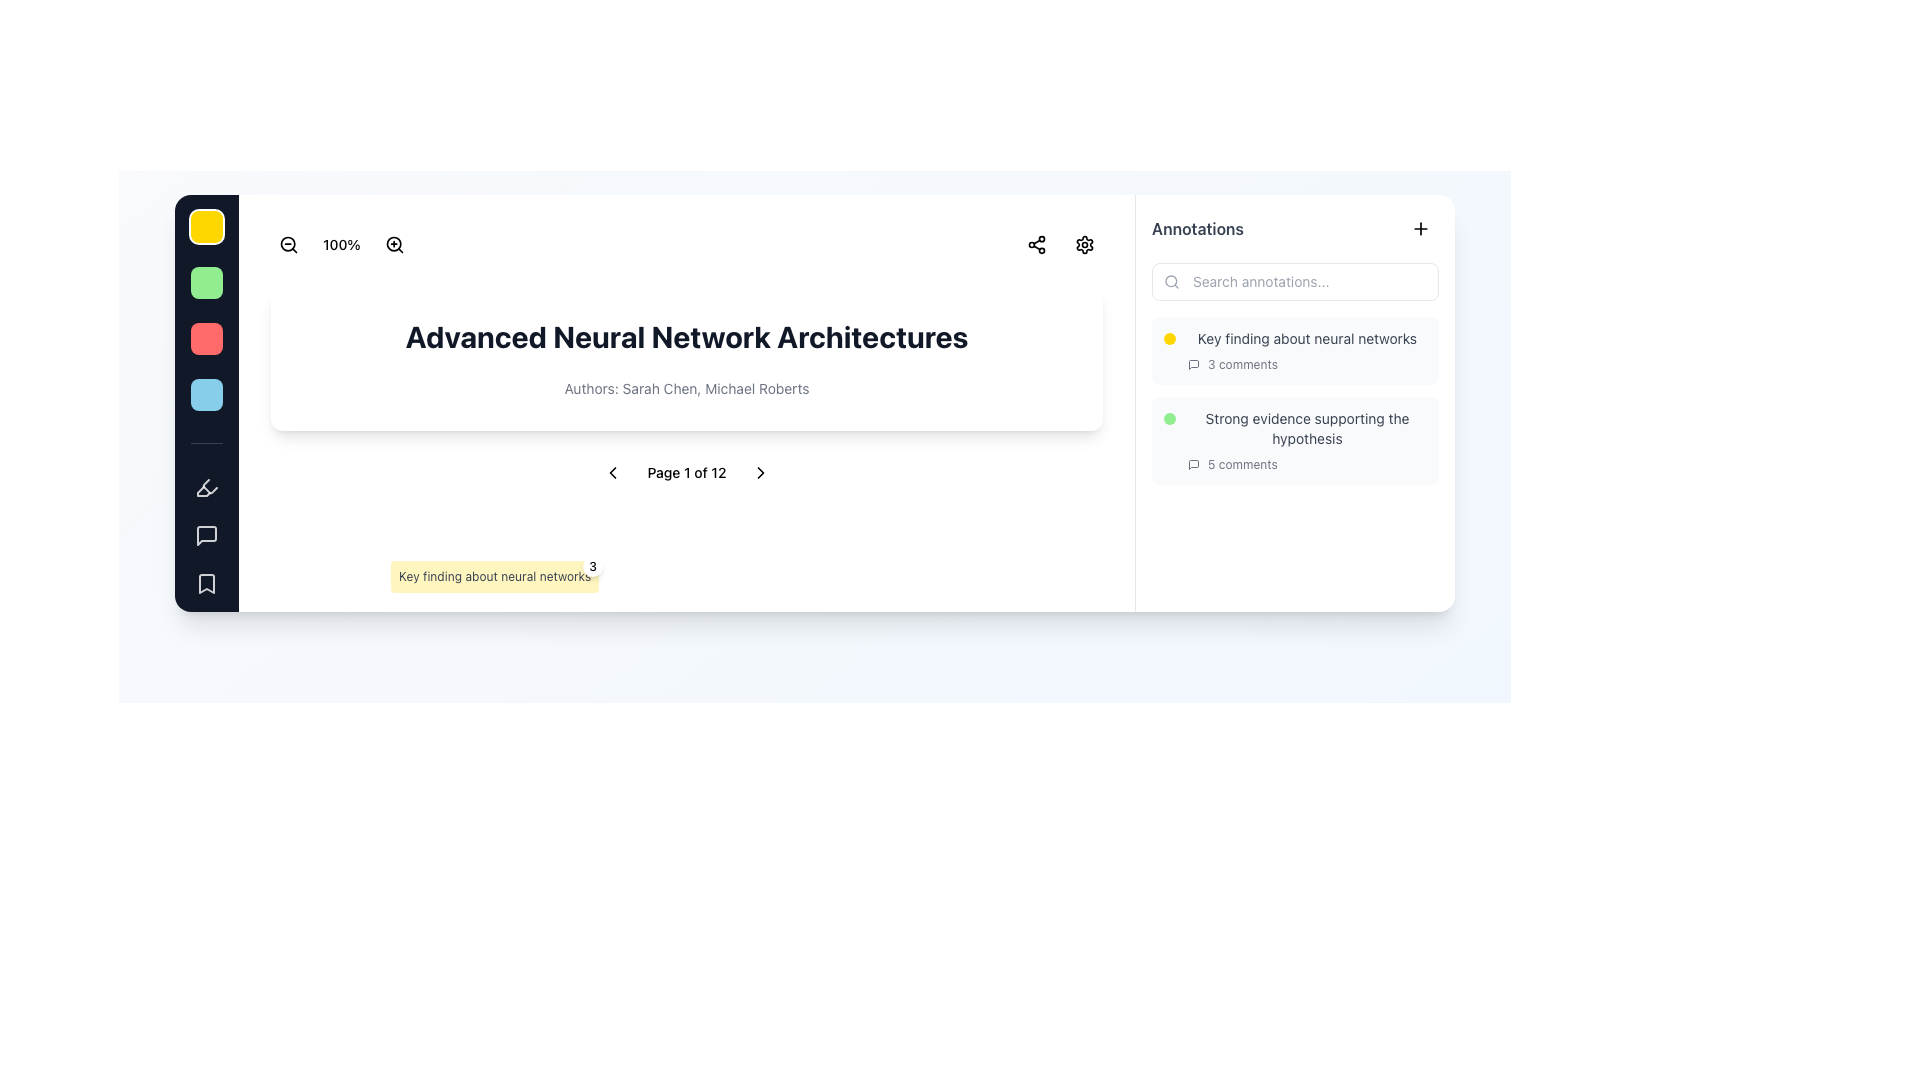  I want to click on the red circular button located in the third slot of a vertical column, positioned between a green and a light blue button, so click(206, 338).